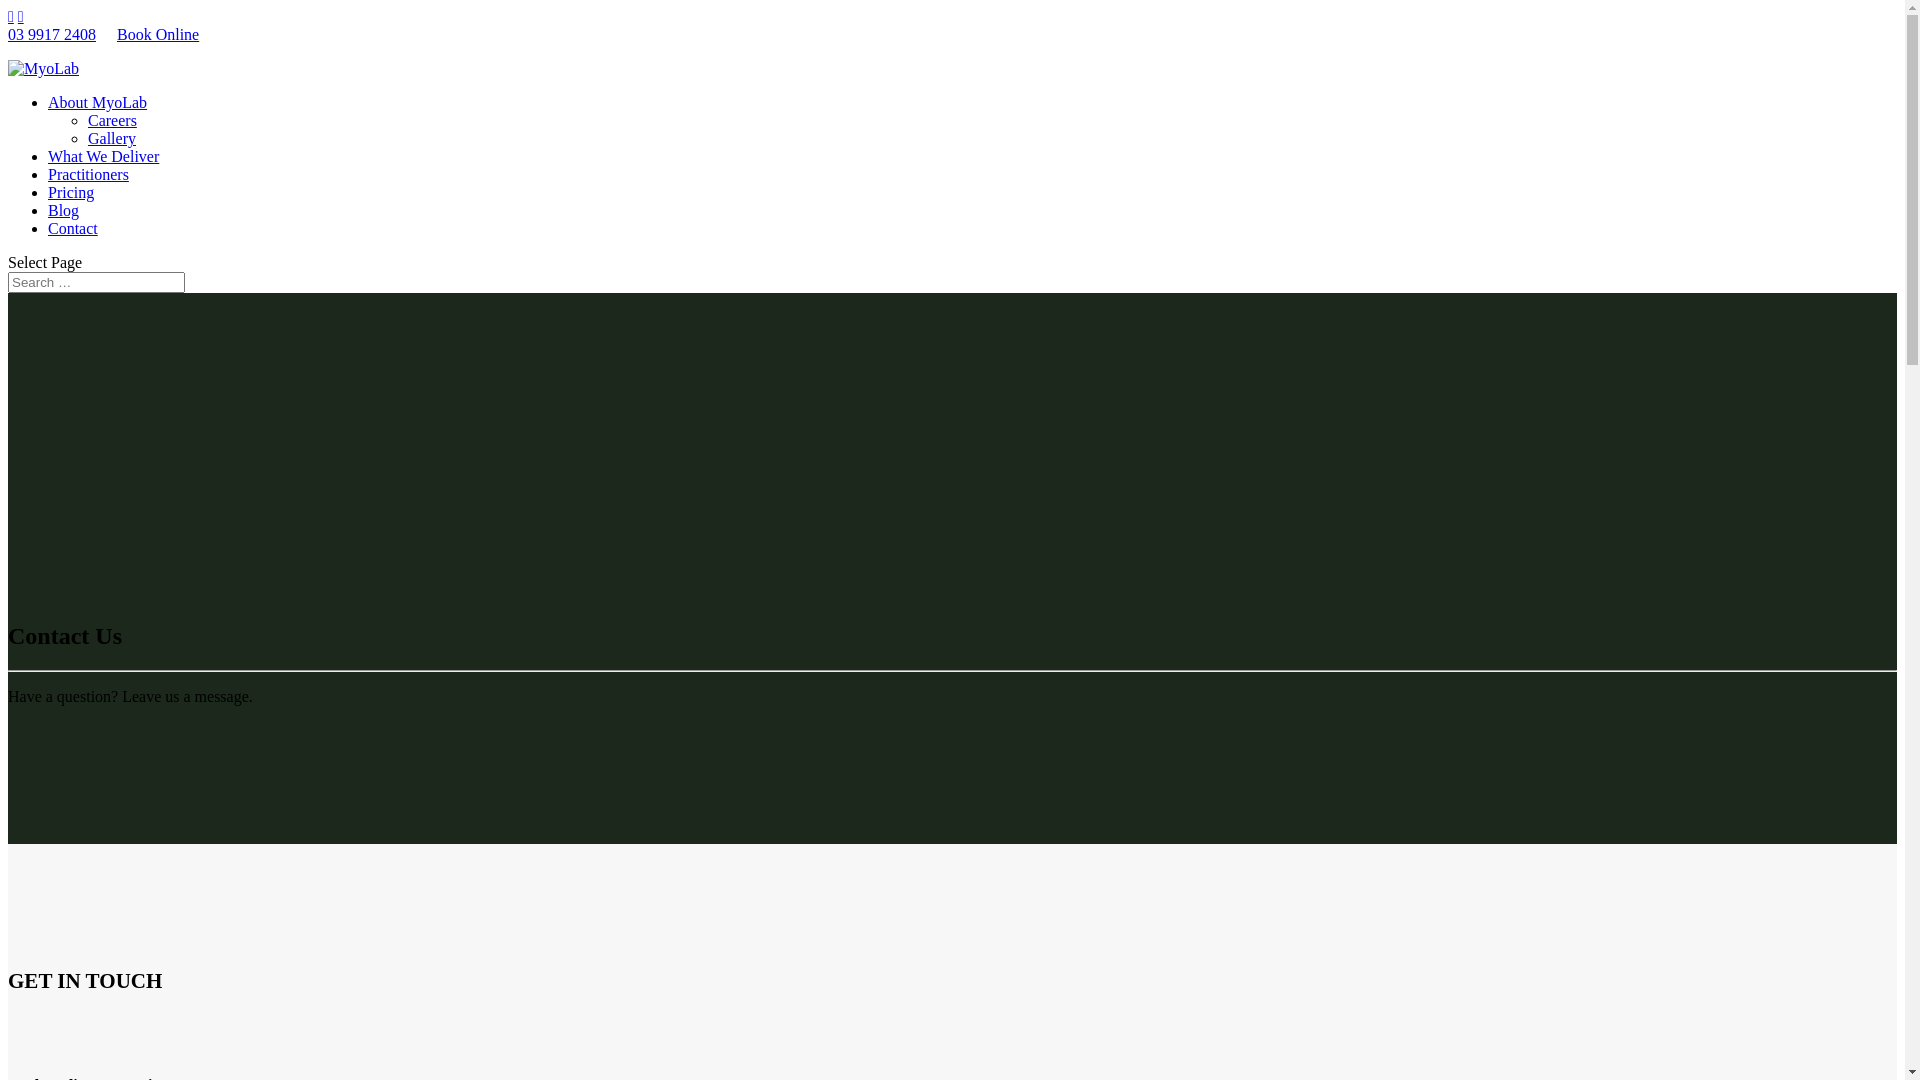 This screenshot has height=1080, width=1920. What do you see at coordinates (96, 102) in the screenshot?
I see `'About MyoLab'` at bounding box center [96, 102].